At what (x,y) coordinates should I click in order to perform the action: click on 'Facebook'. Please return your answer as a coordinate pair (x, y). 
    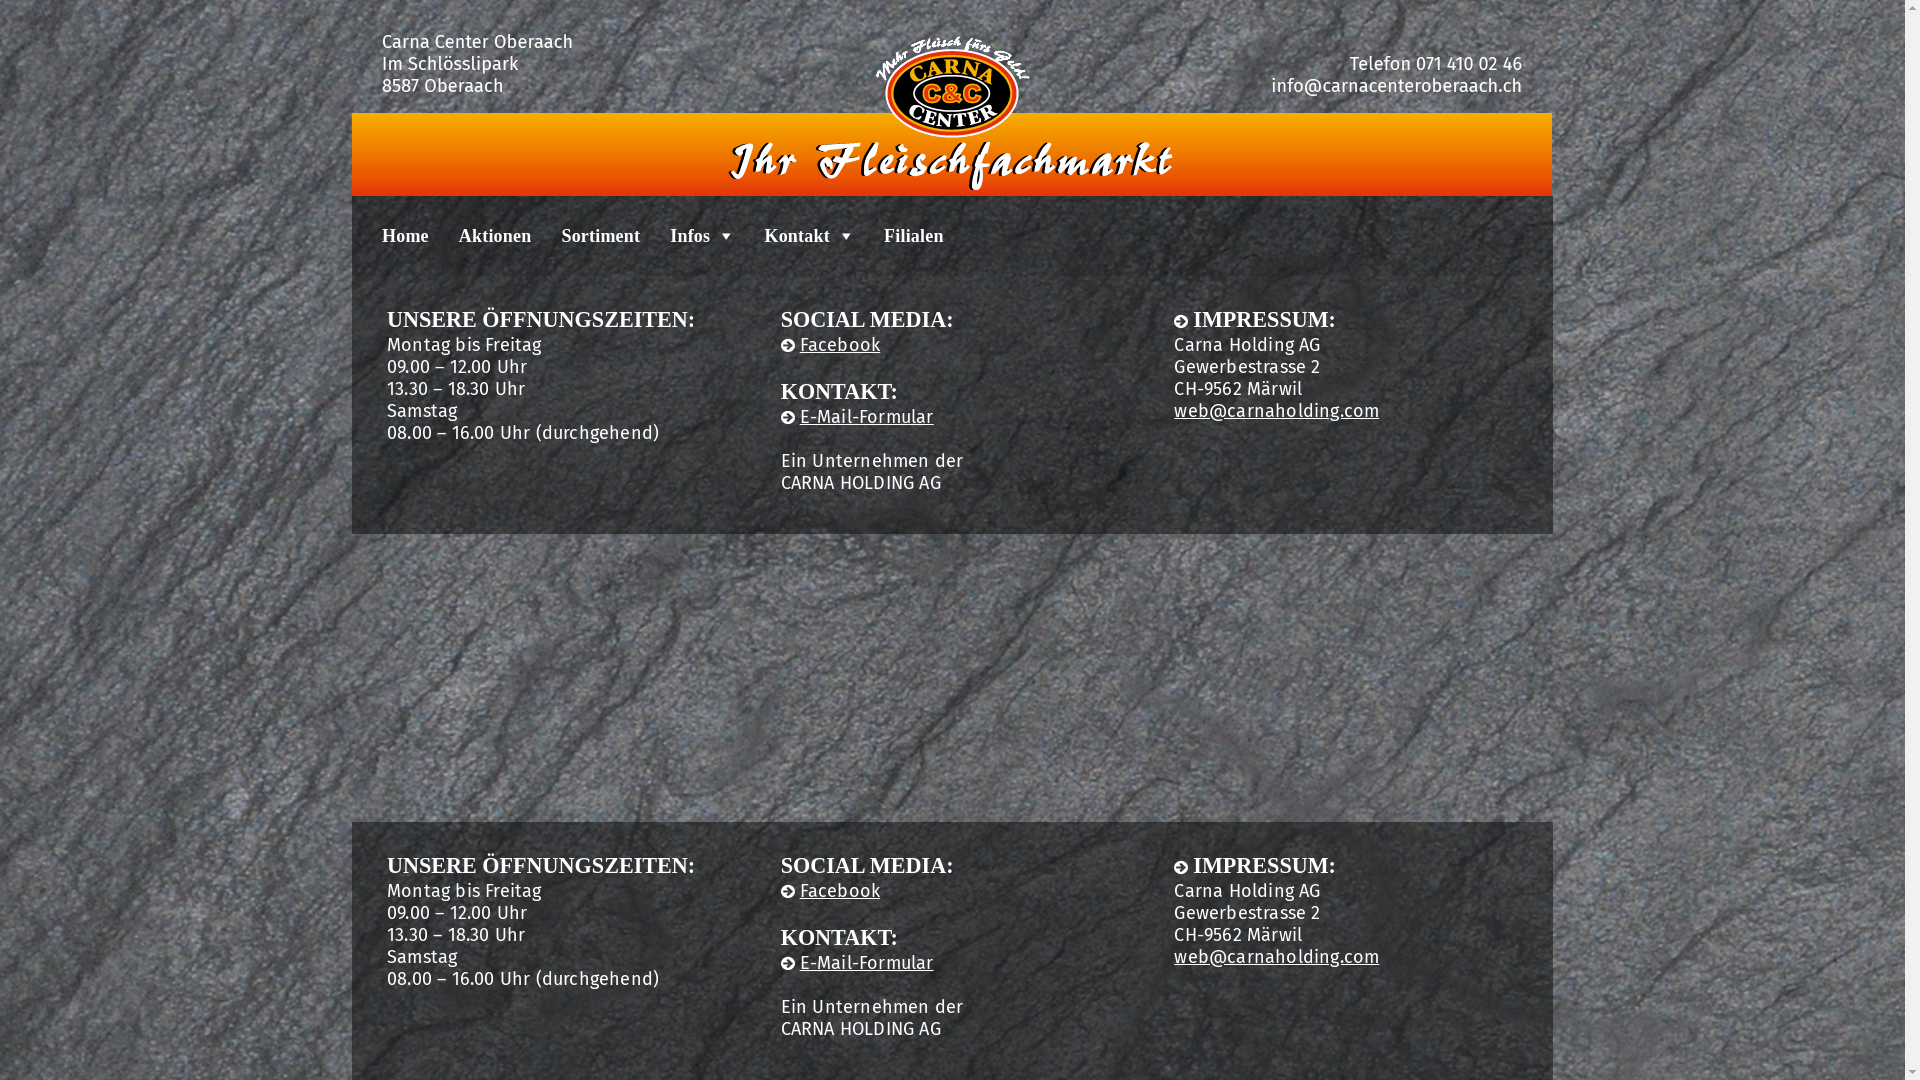
    Looking at the image, I should click on (780, 343).